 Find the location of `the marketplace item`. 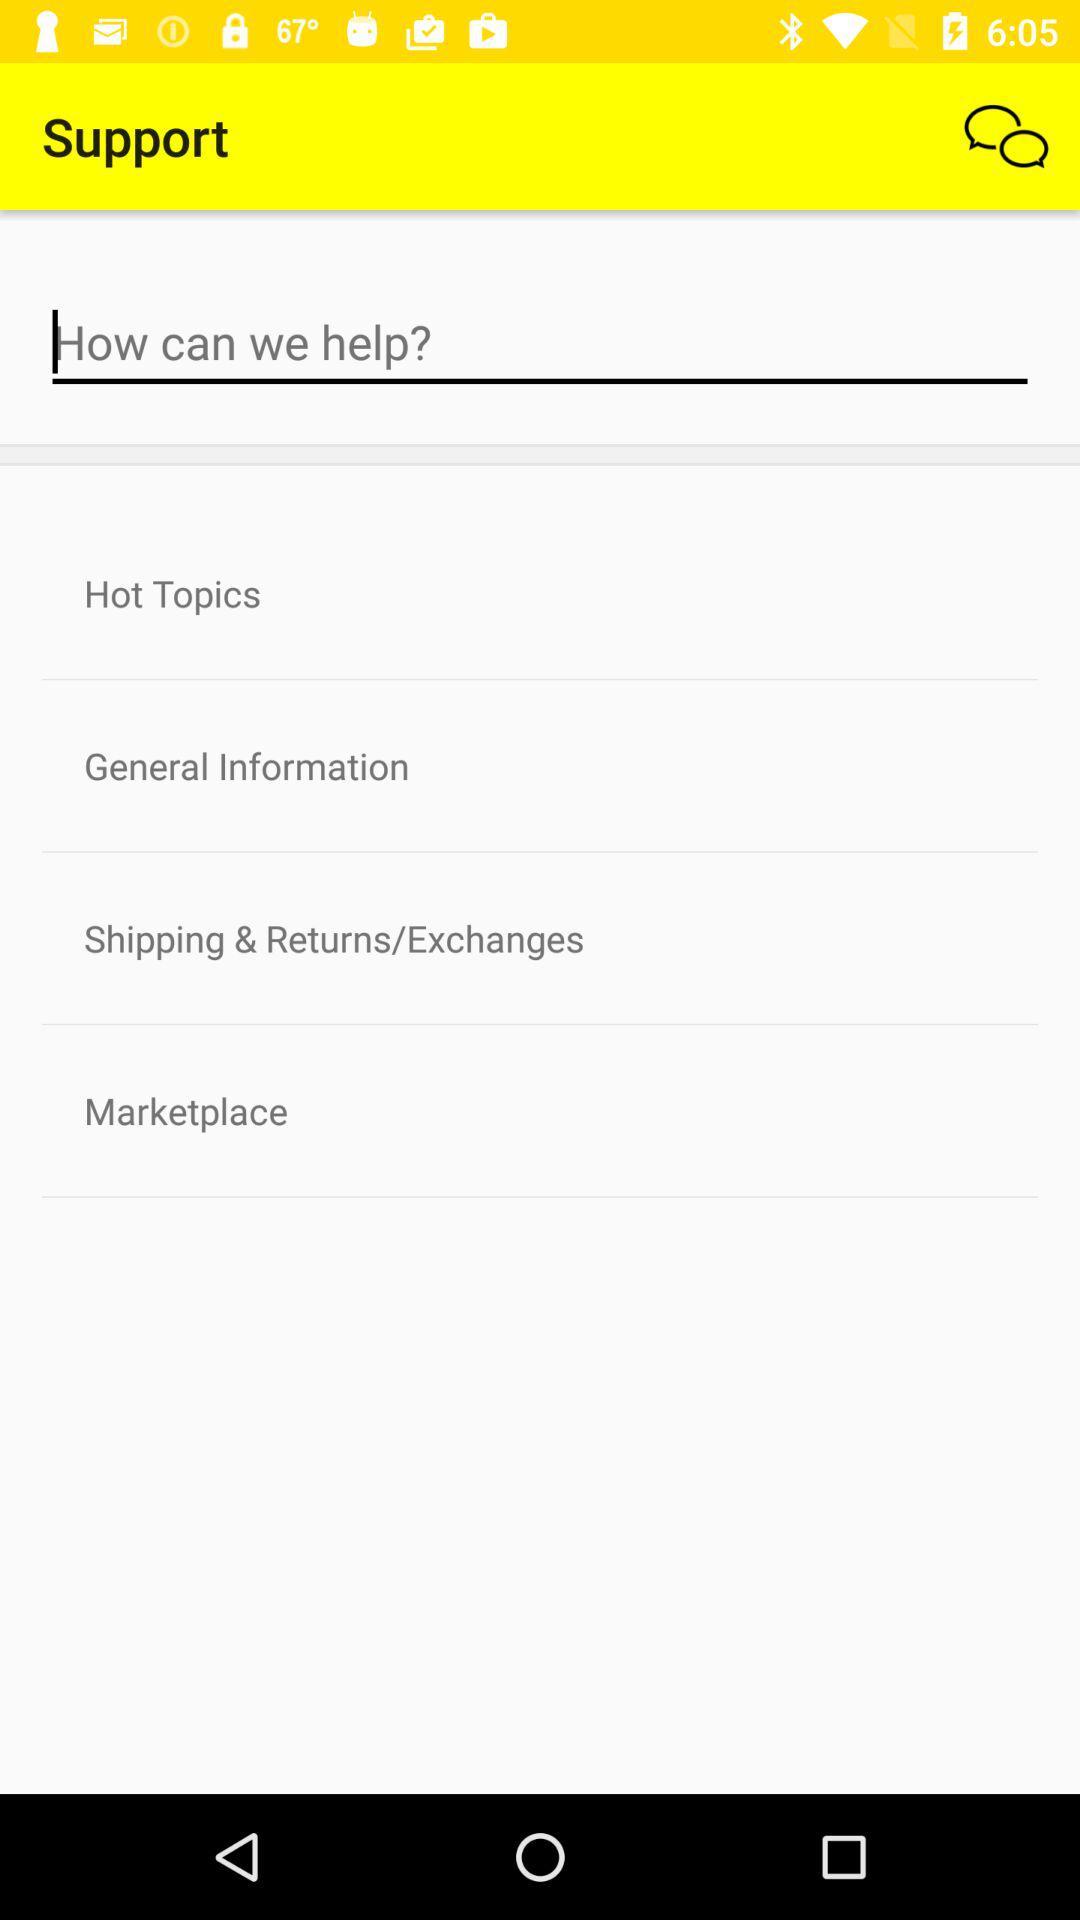

the marketplace item is located at coordinates (540, 1109).